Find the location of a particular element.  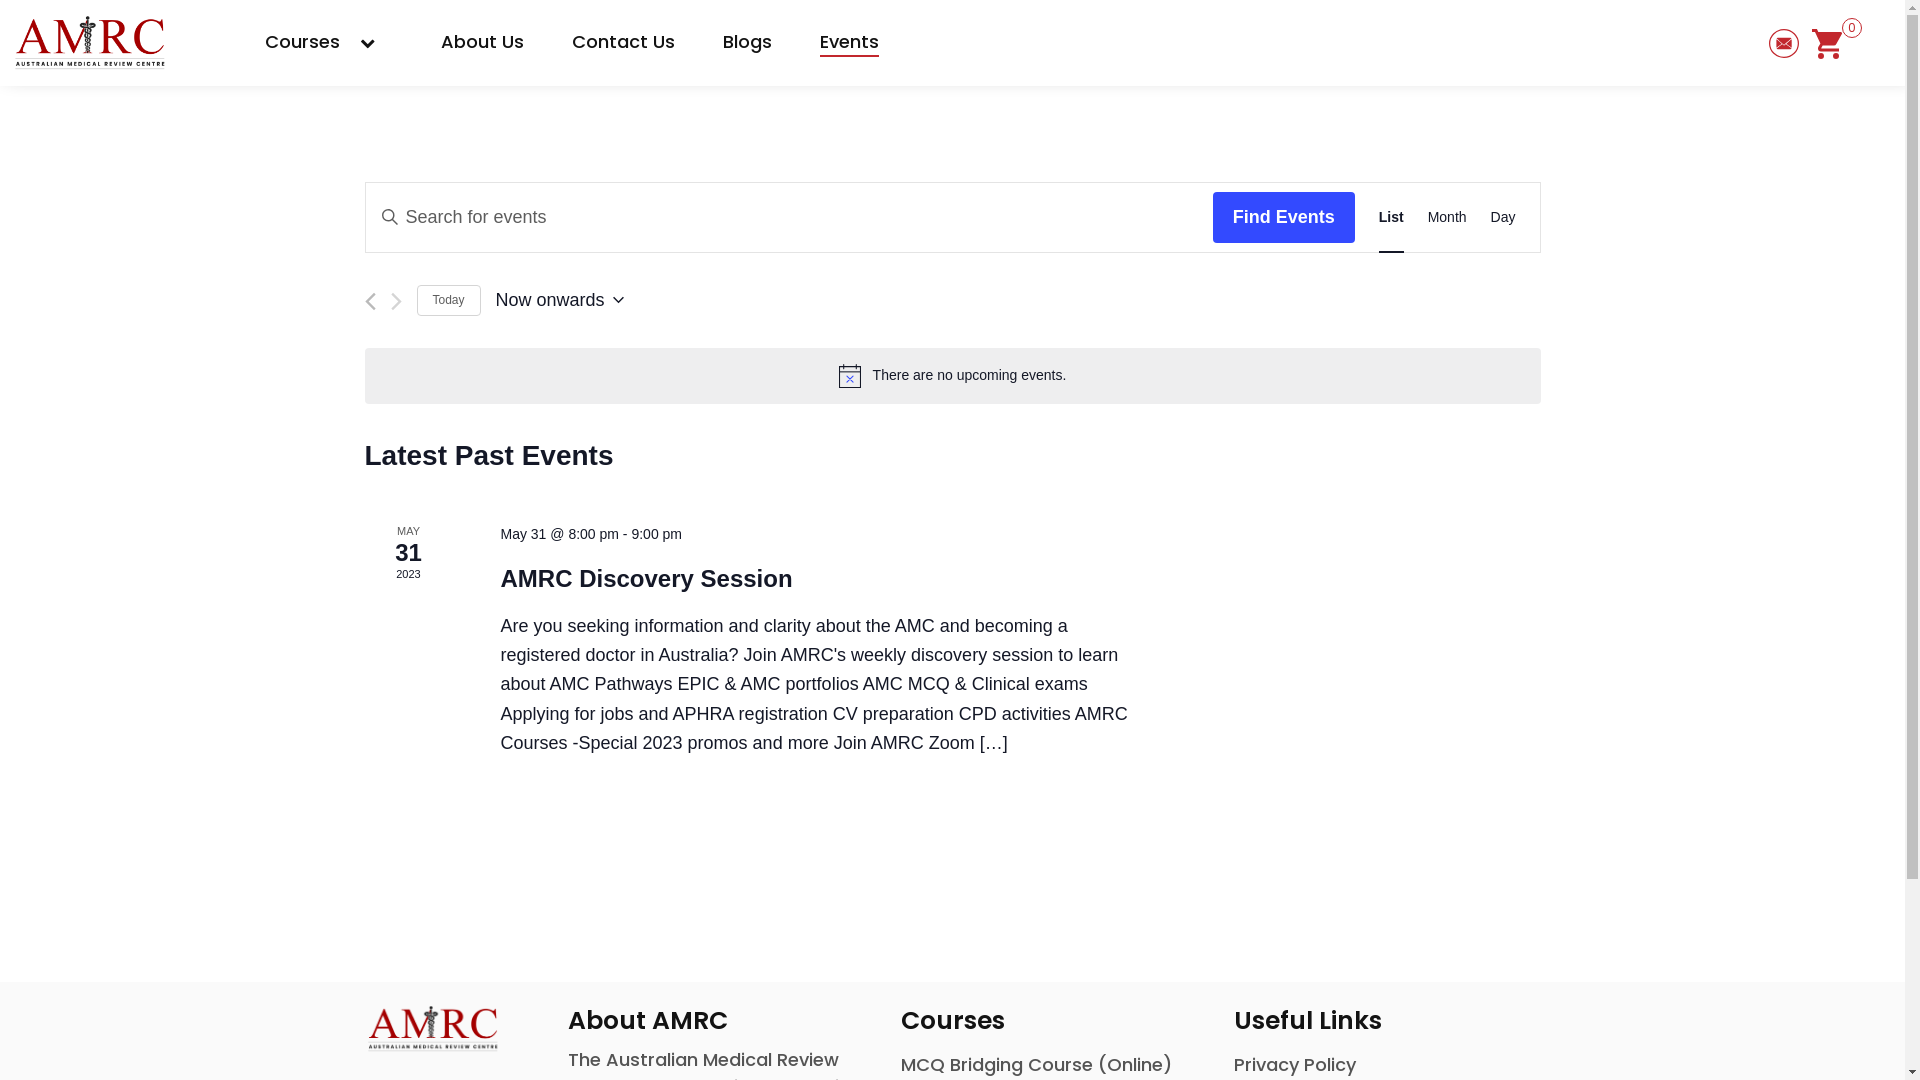

'Events' is located at coordinates (849, 42).